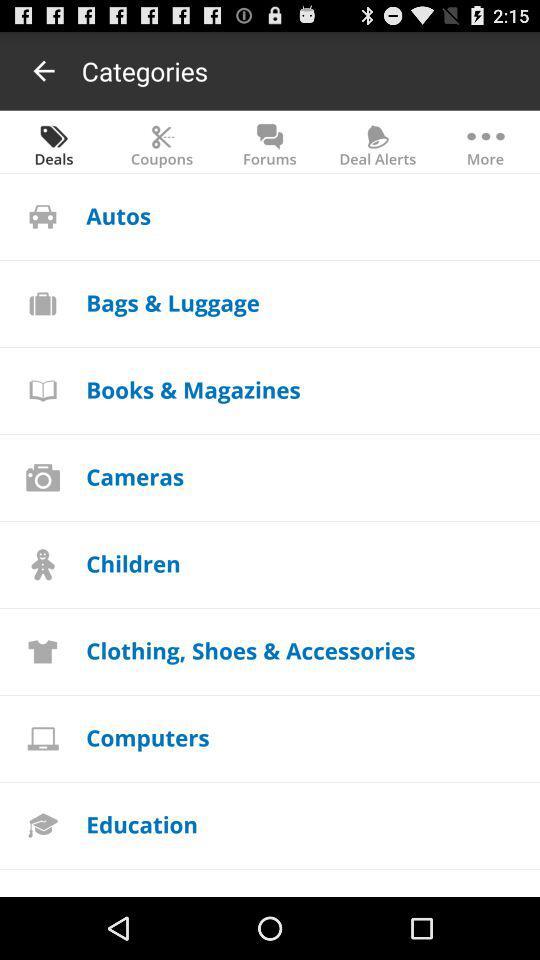 The width and height of the screenshot is (540, 960). Describe the element at coordinates (141, 824) in the screenshot. I see `education` at that location.